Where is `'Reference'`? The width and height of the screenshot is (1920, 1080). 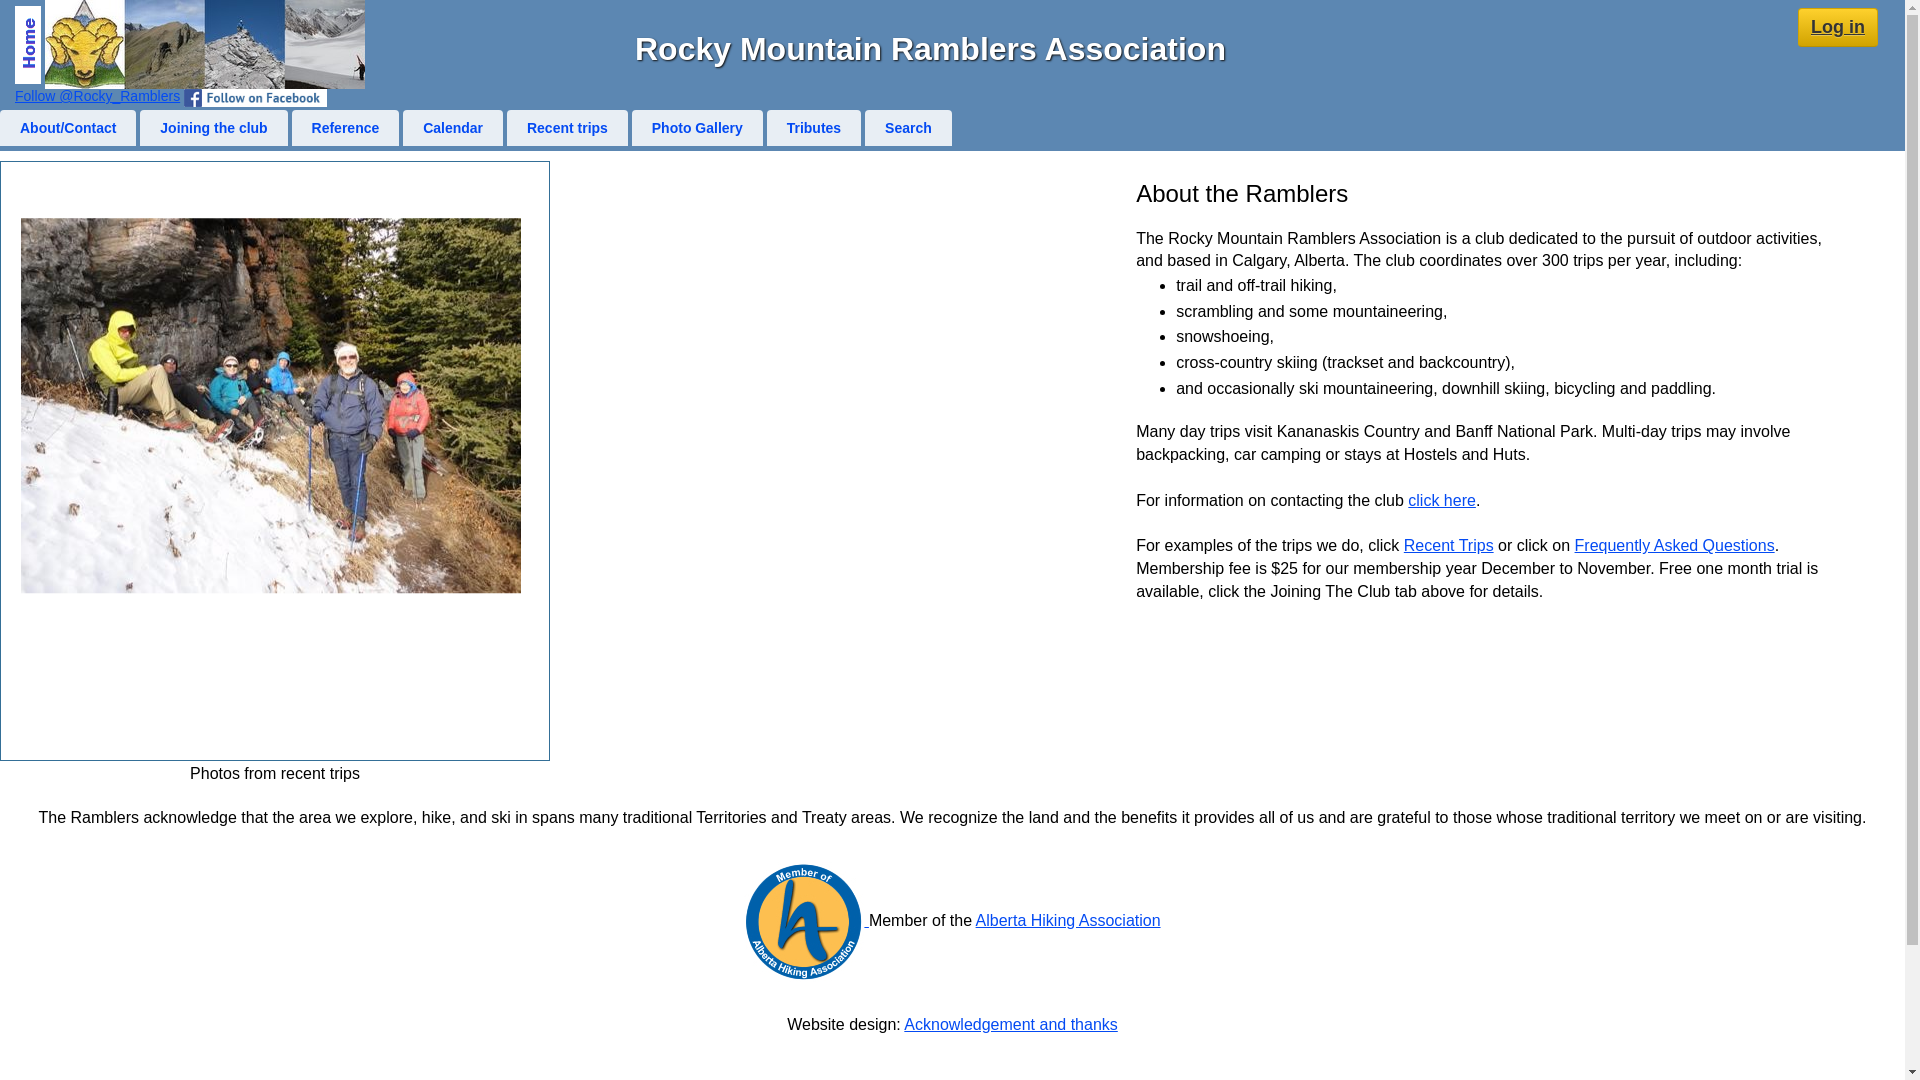 'Reference' is located at coordinates (291, 127).